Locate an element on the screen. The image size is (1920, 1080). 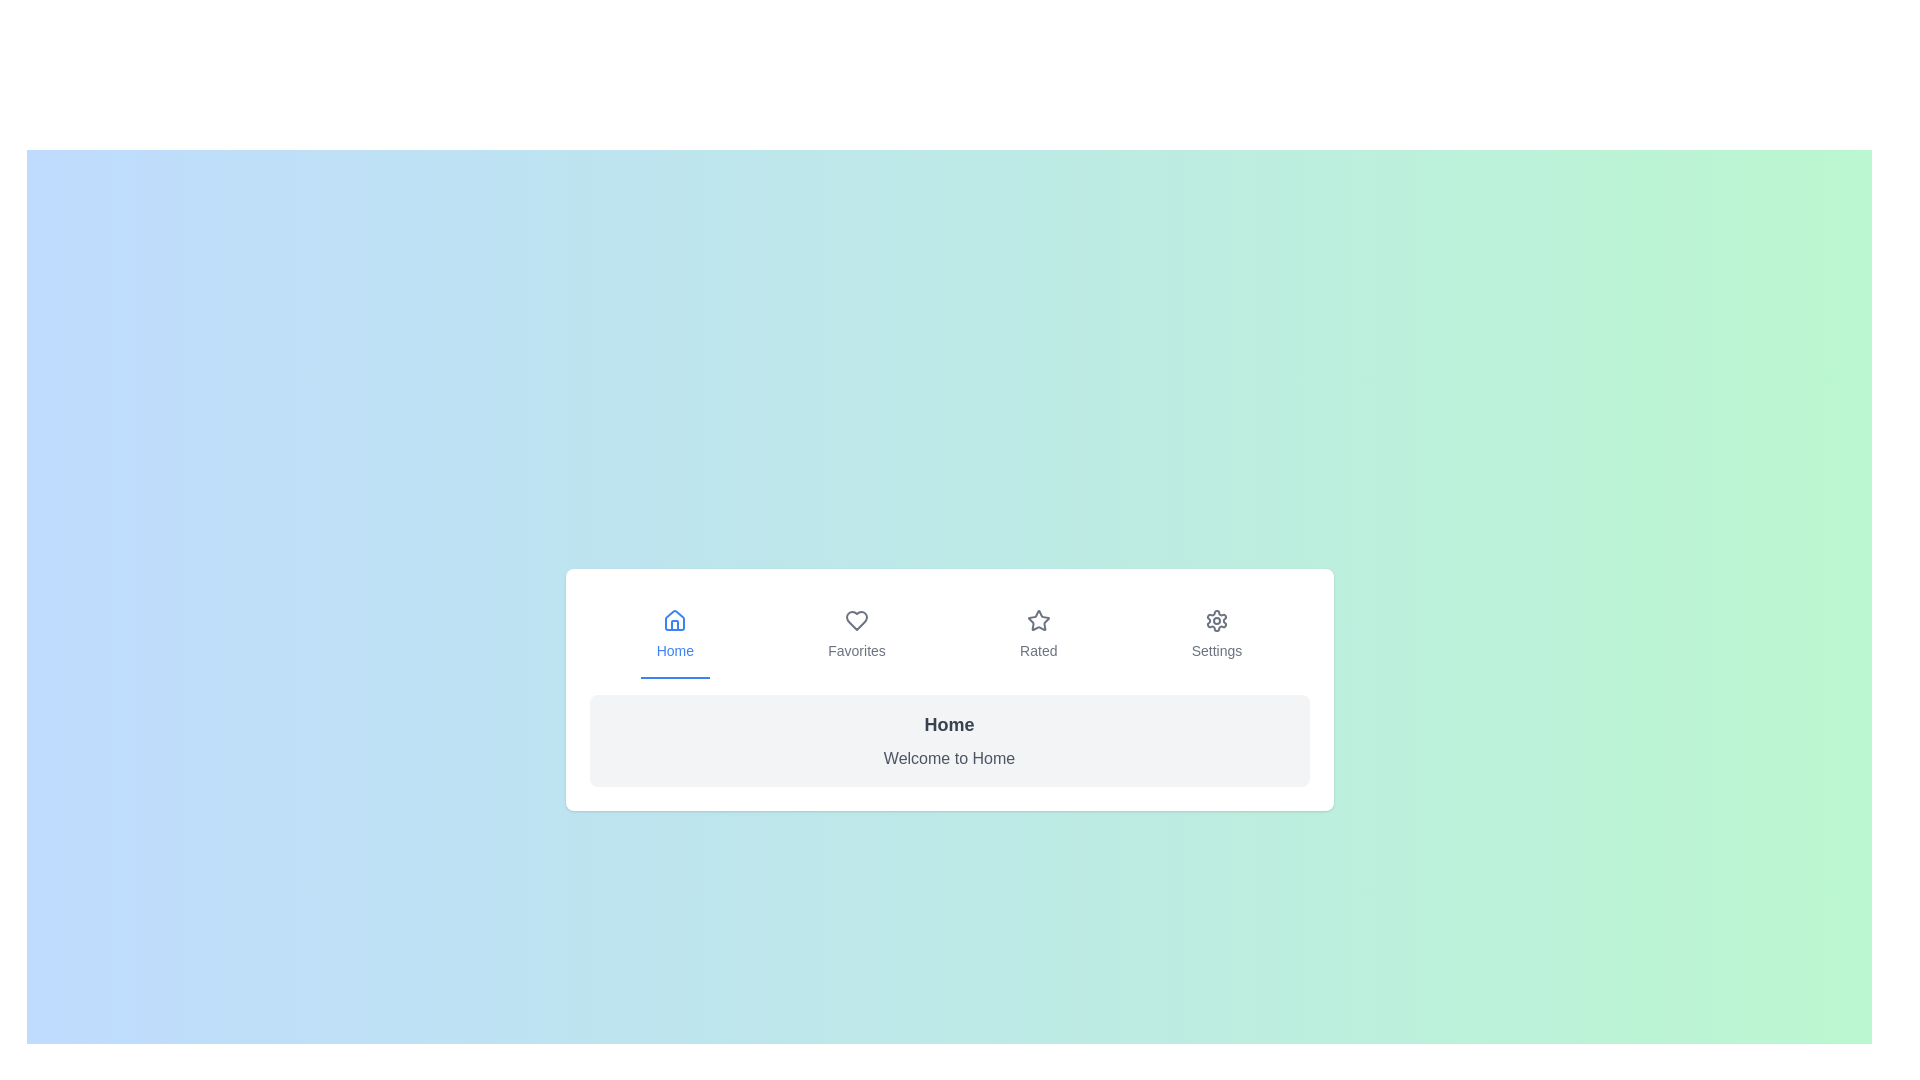
the tab labeled Favorites to activate it is located at coordinates (857, 636).